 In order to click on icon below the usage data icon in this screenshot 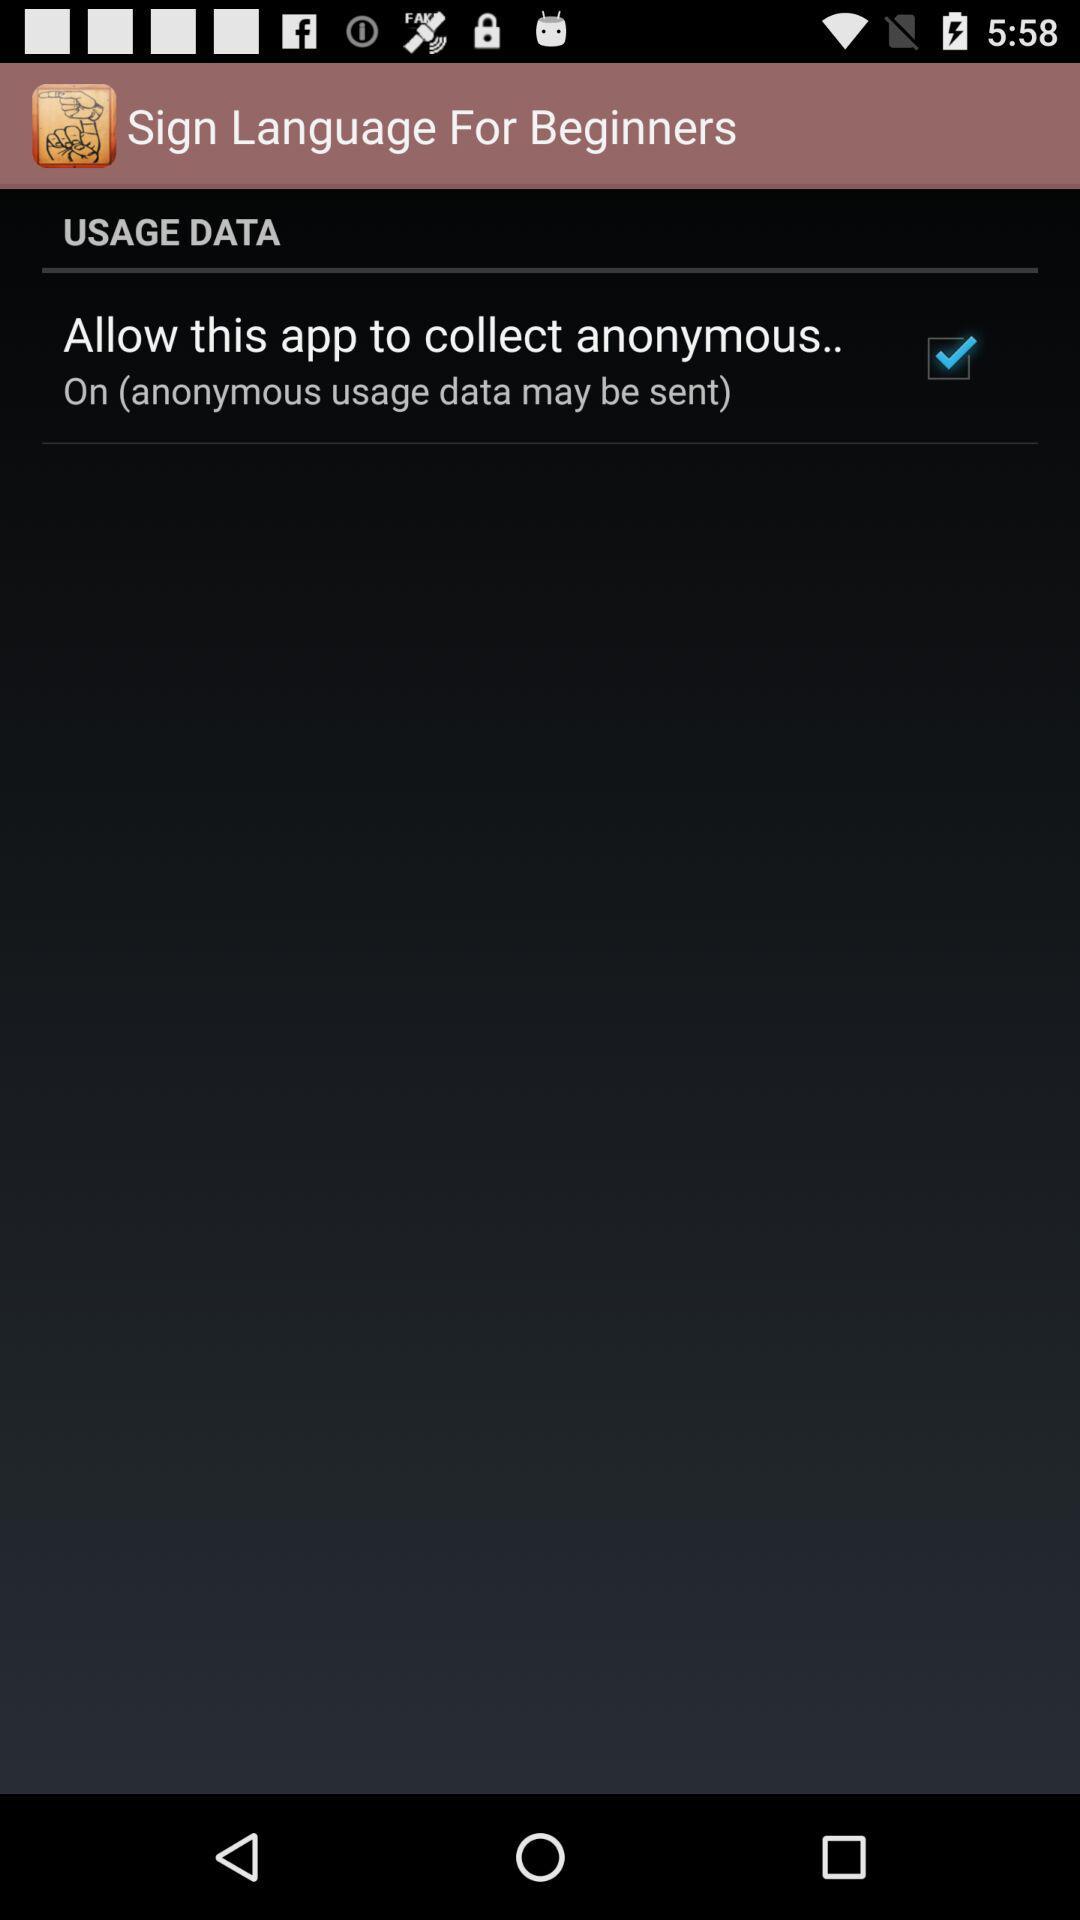, I will do `click(947, 358)`.